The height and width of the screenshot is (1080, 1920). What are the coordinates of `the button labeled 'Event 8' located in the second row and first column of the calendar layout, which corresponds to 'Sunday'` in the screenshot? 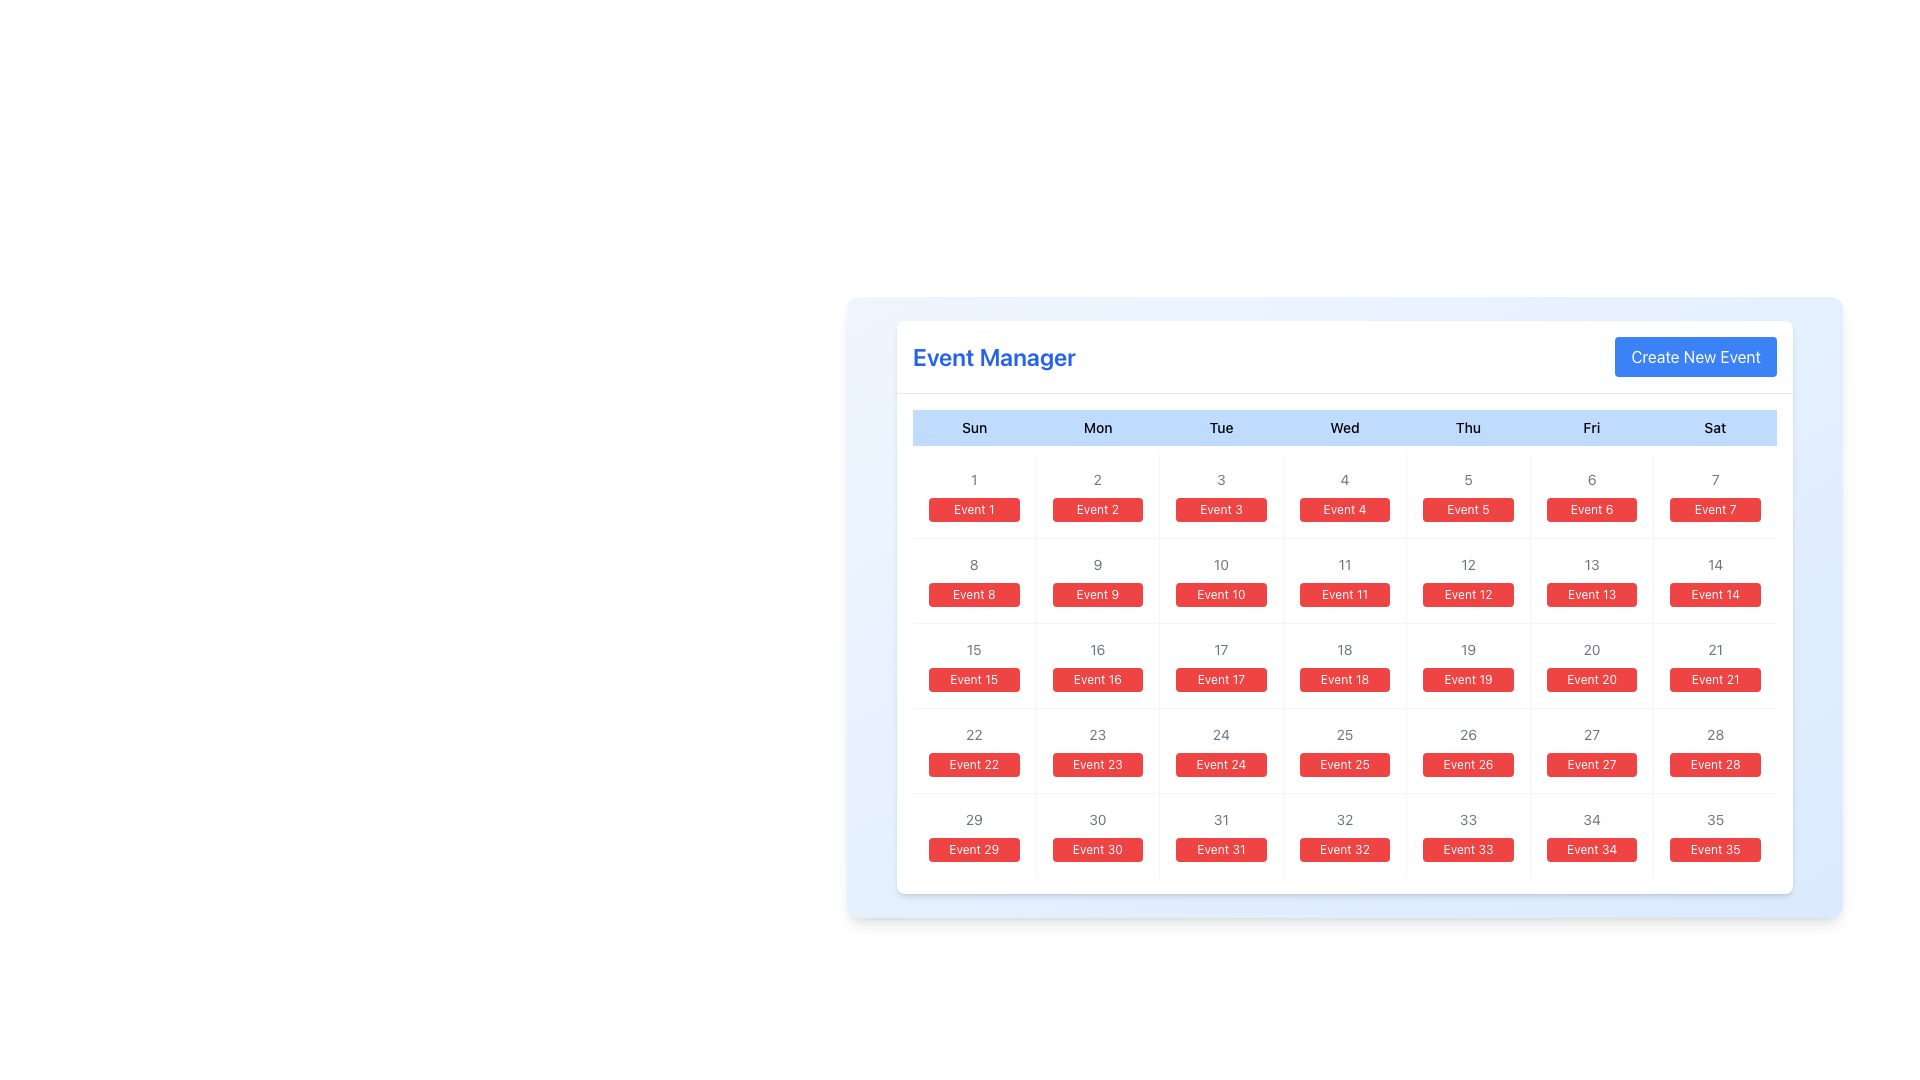 It's located at (974, 581).